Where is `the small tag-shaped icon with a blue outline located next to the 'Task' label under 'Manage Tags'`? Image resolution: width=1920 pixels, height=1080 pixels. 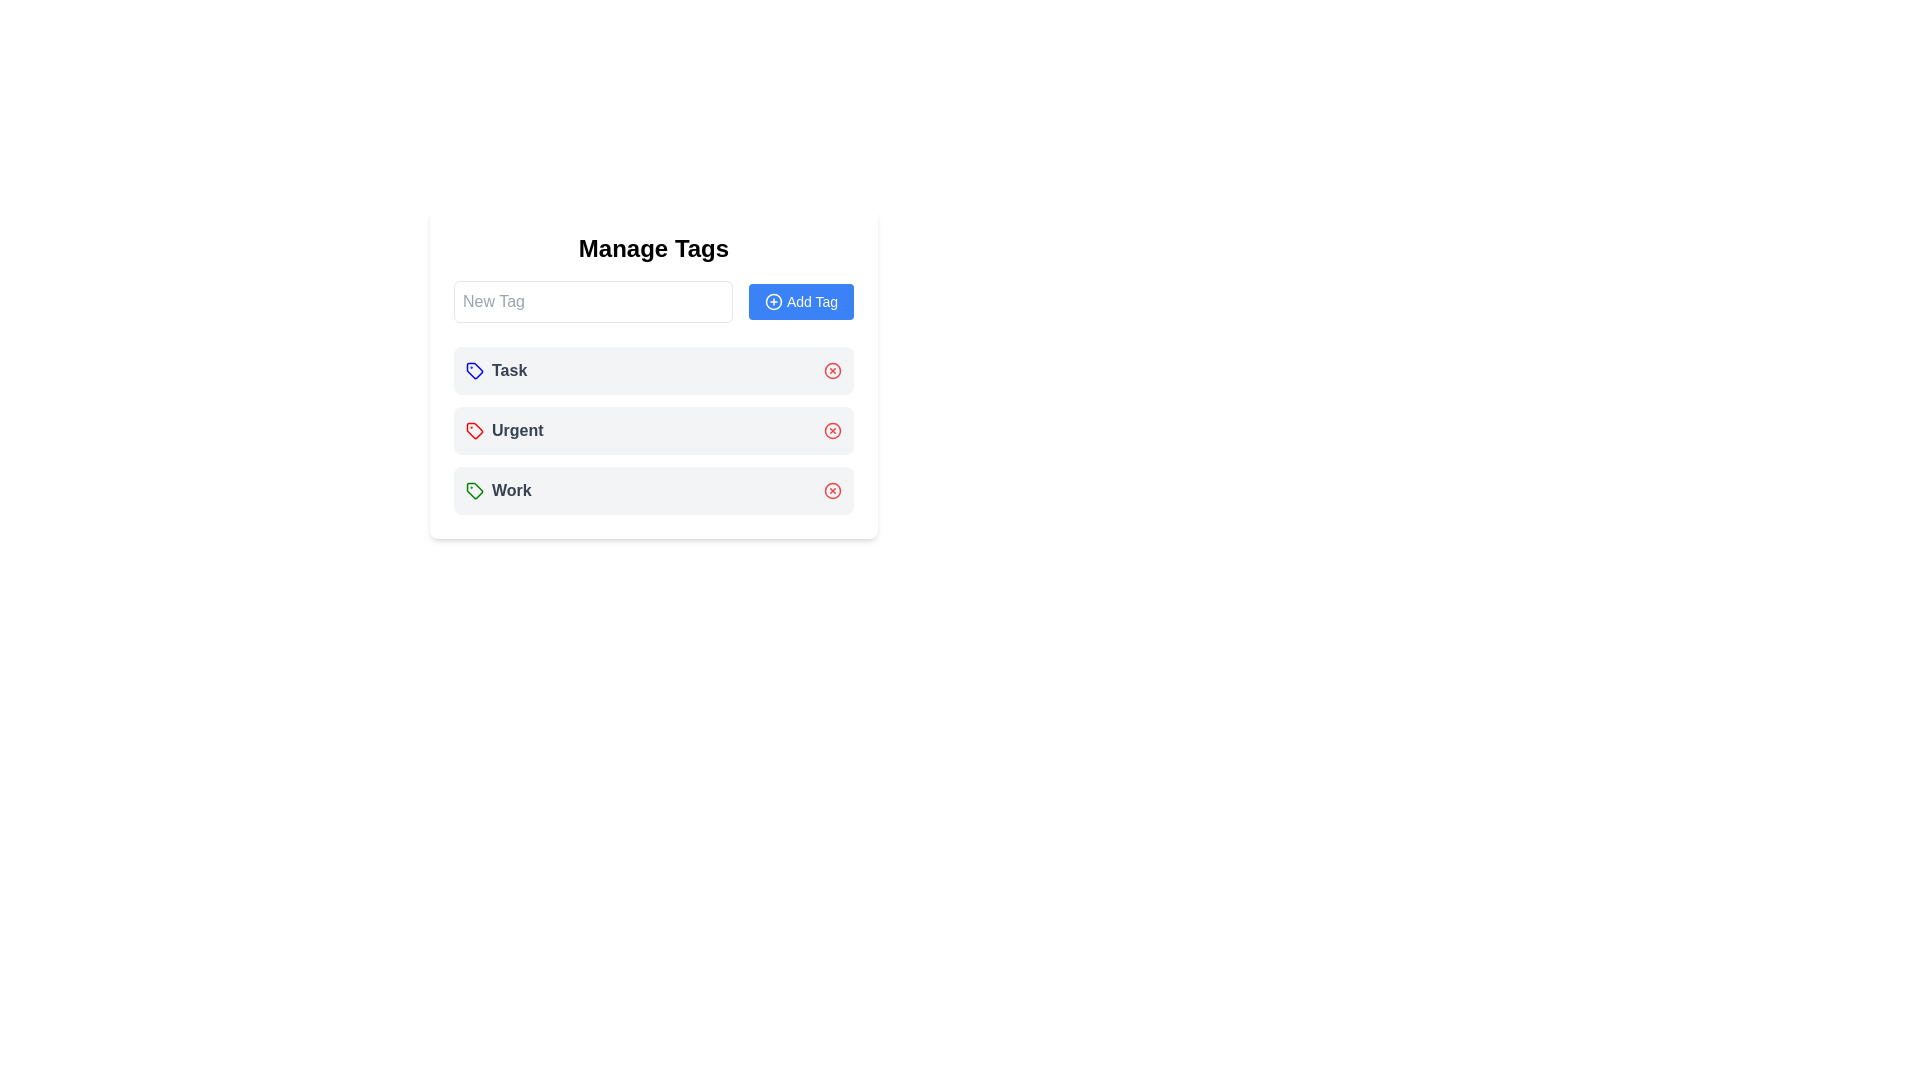
the small tag-shaped icon with a blue outline located next to the 'Task' label under 'Manage Tags' is located at coordinates (474, 370).